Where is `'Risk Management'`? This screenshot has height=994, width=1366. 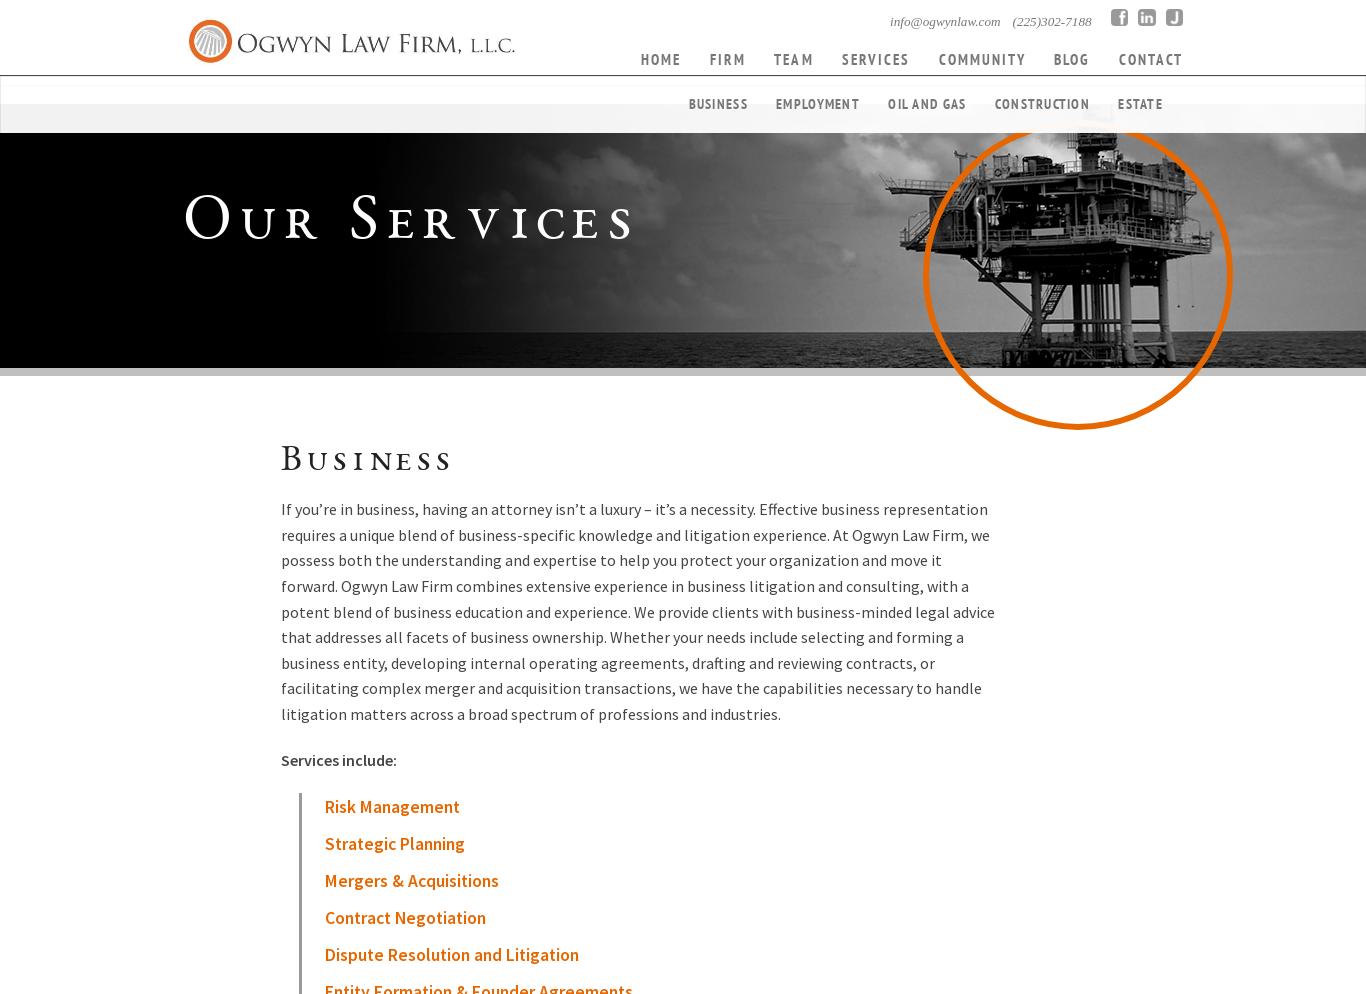 'Risk Management' is located at coordinates (324, 807).